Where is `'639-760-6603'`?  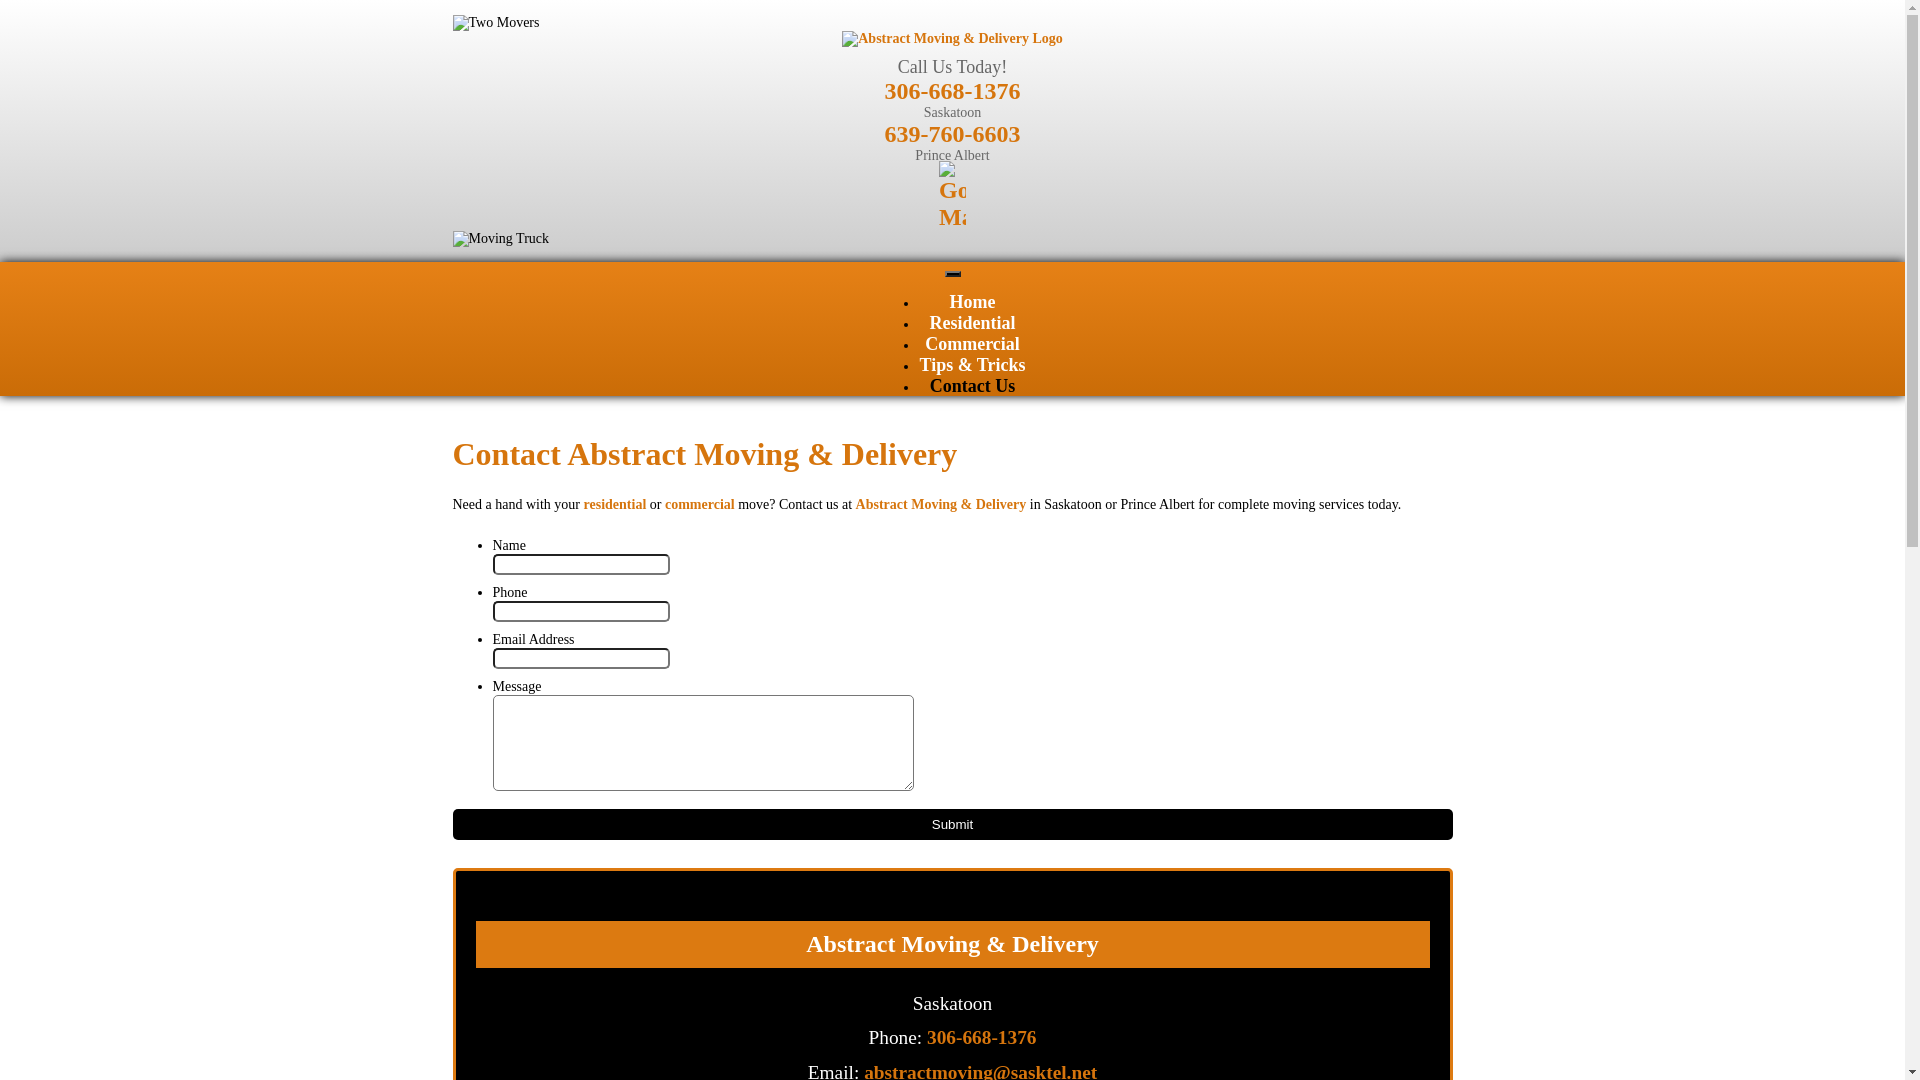 '639-760-6603' is located at coordinates (882, 134).